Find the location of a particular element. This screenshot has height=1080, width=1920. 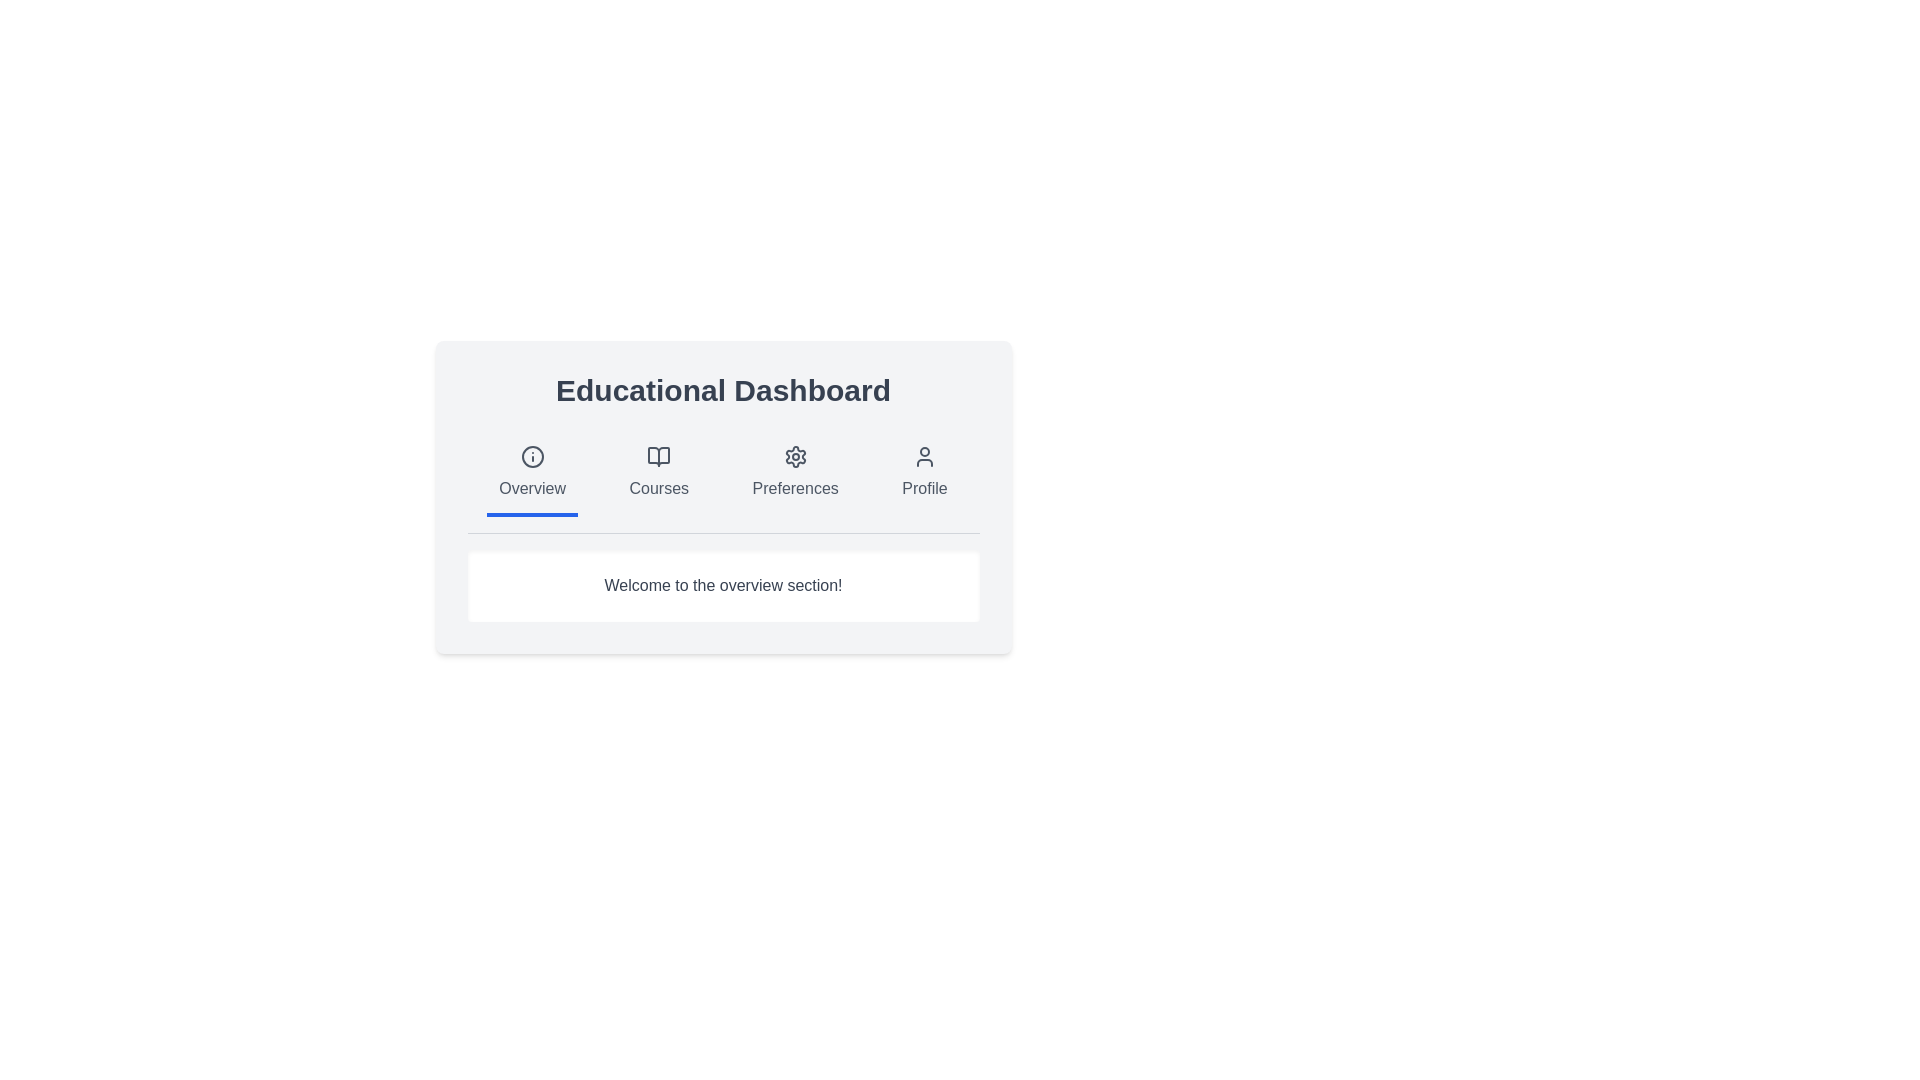

welcoming message displayed in the Text Display Component located centrally beneath the horizontal menu bar is located at coordinates (722, 585).